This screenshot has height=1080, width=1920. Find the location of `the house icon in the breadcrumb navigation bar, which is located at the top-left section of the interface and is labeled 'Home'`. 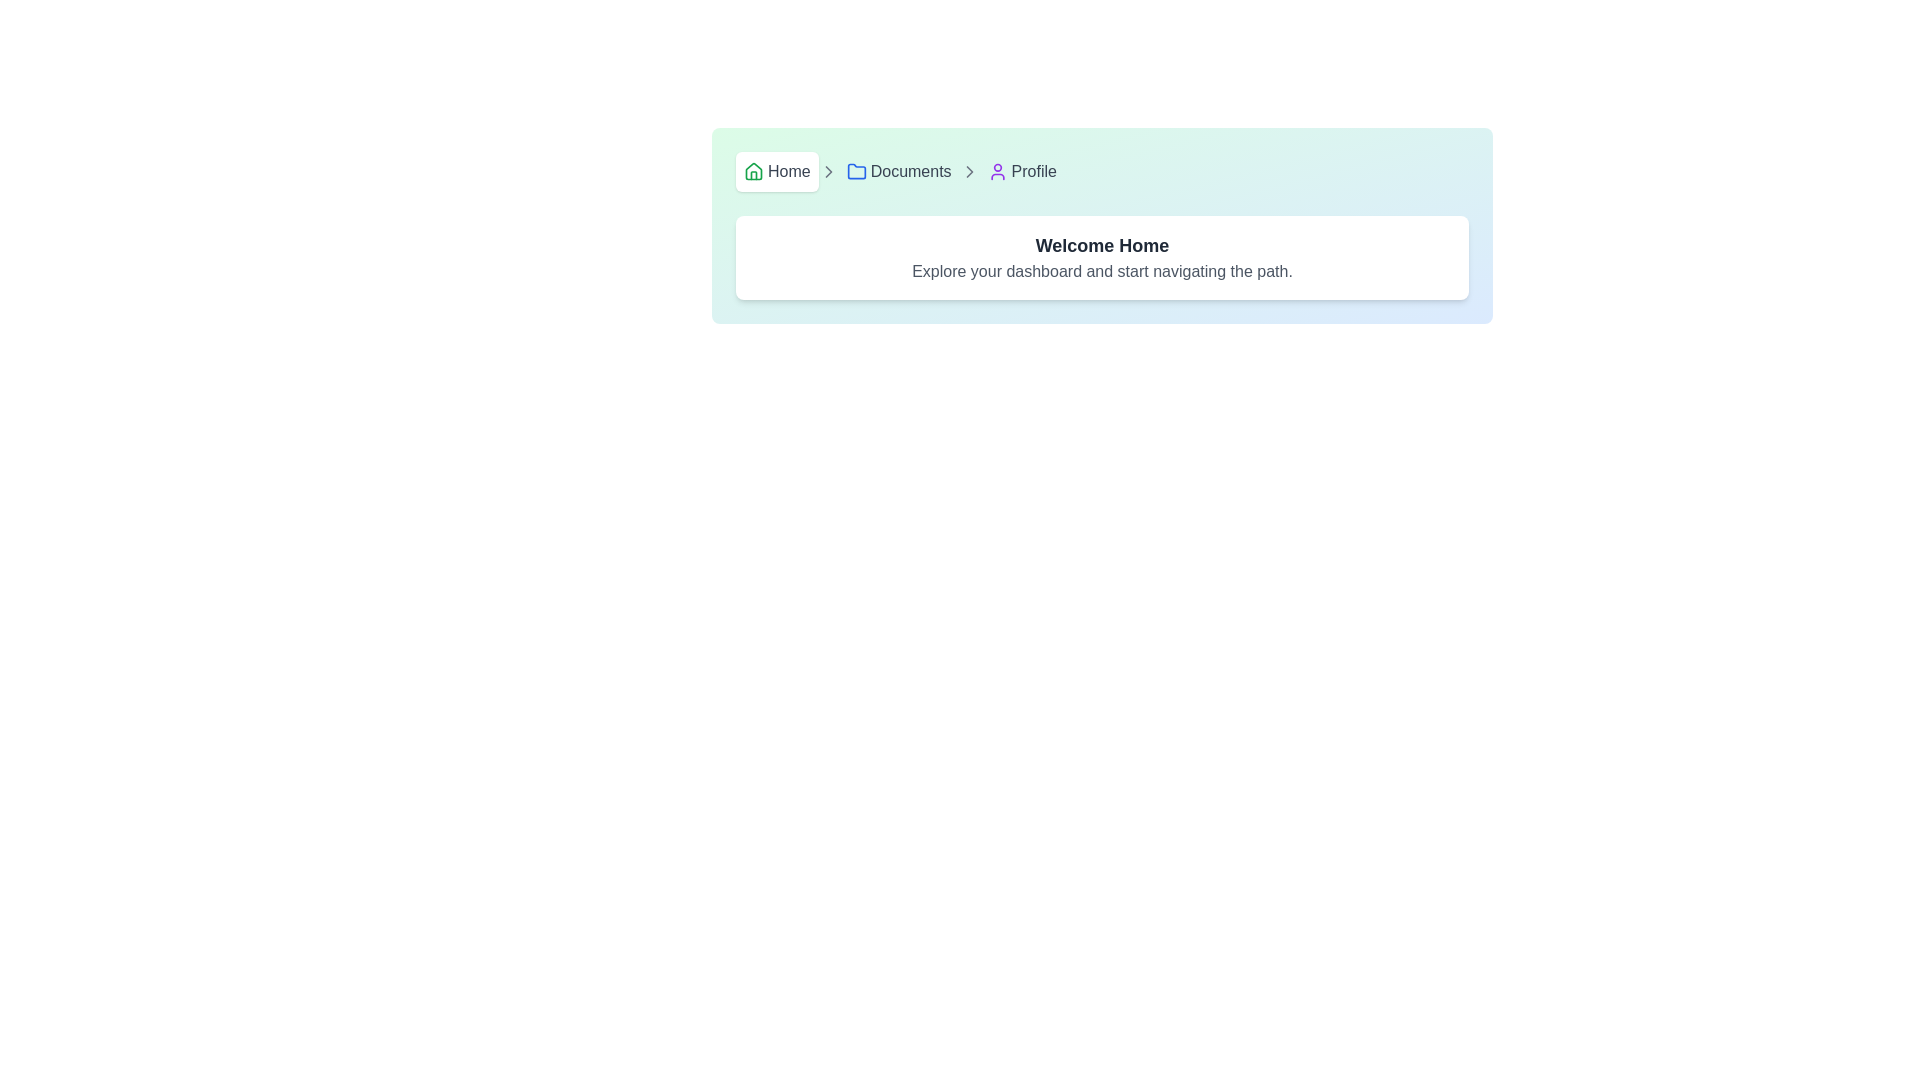

the house icon in the breadcrumb navigation bar, which is located at the top-left section of the interface and is labeled 'Home' is located at coordinates (752, 169).